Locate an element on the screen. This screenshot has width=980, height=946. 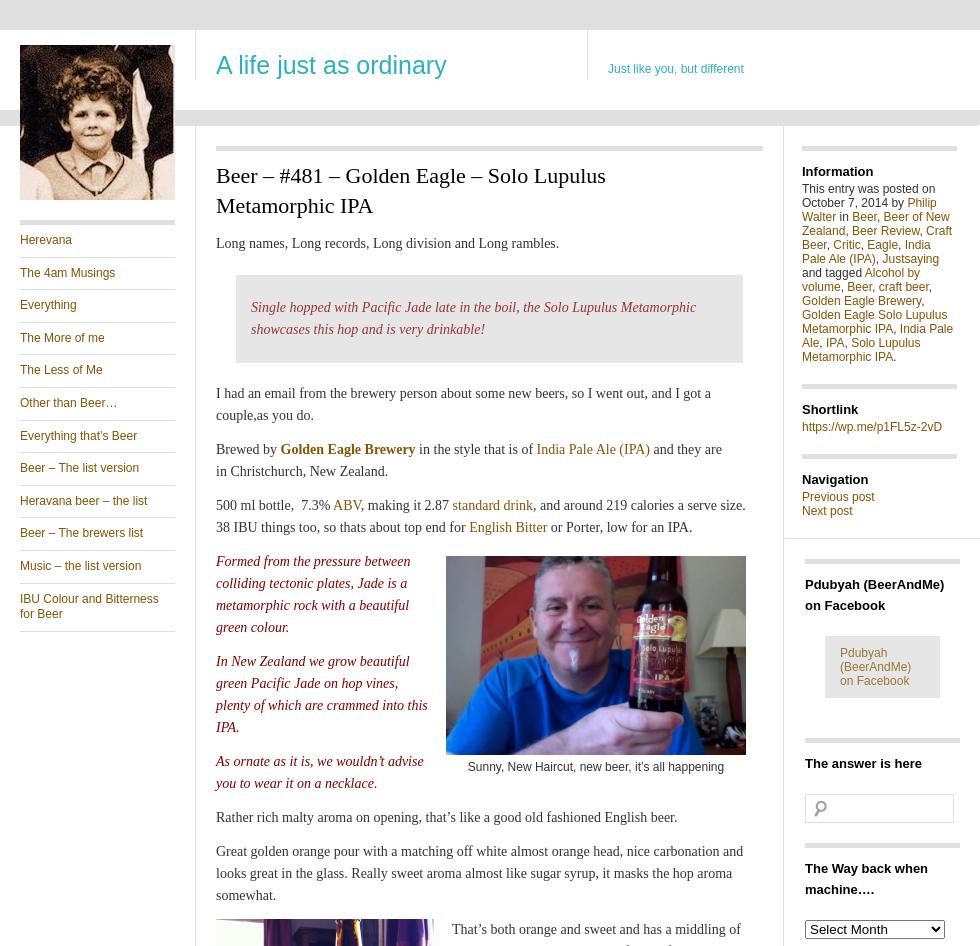
'Information' is located at coordinates (837, 171).